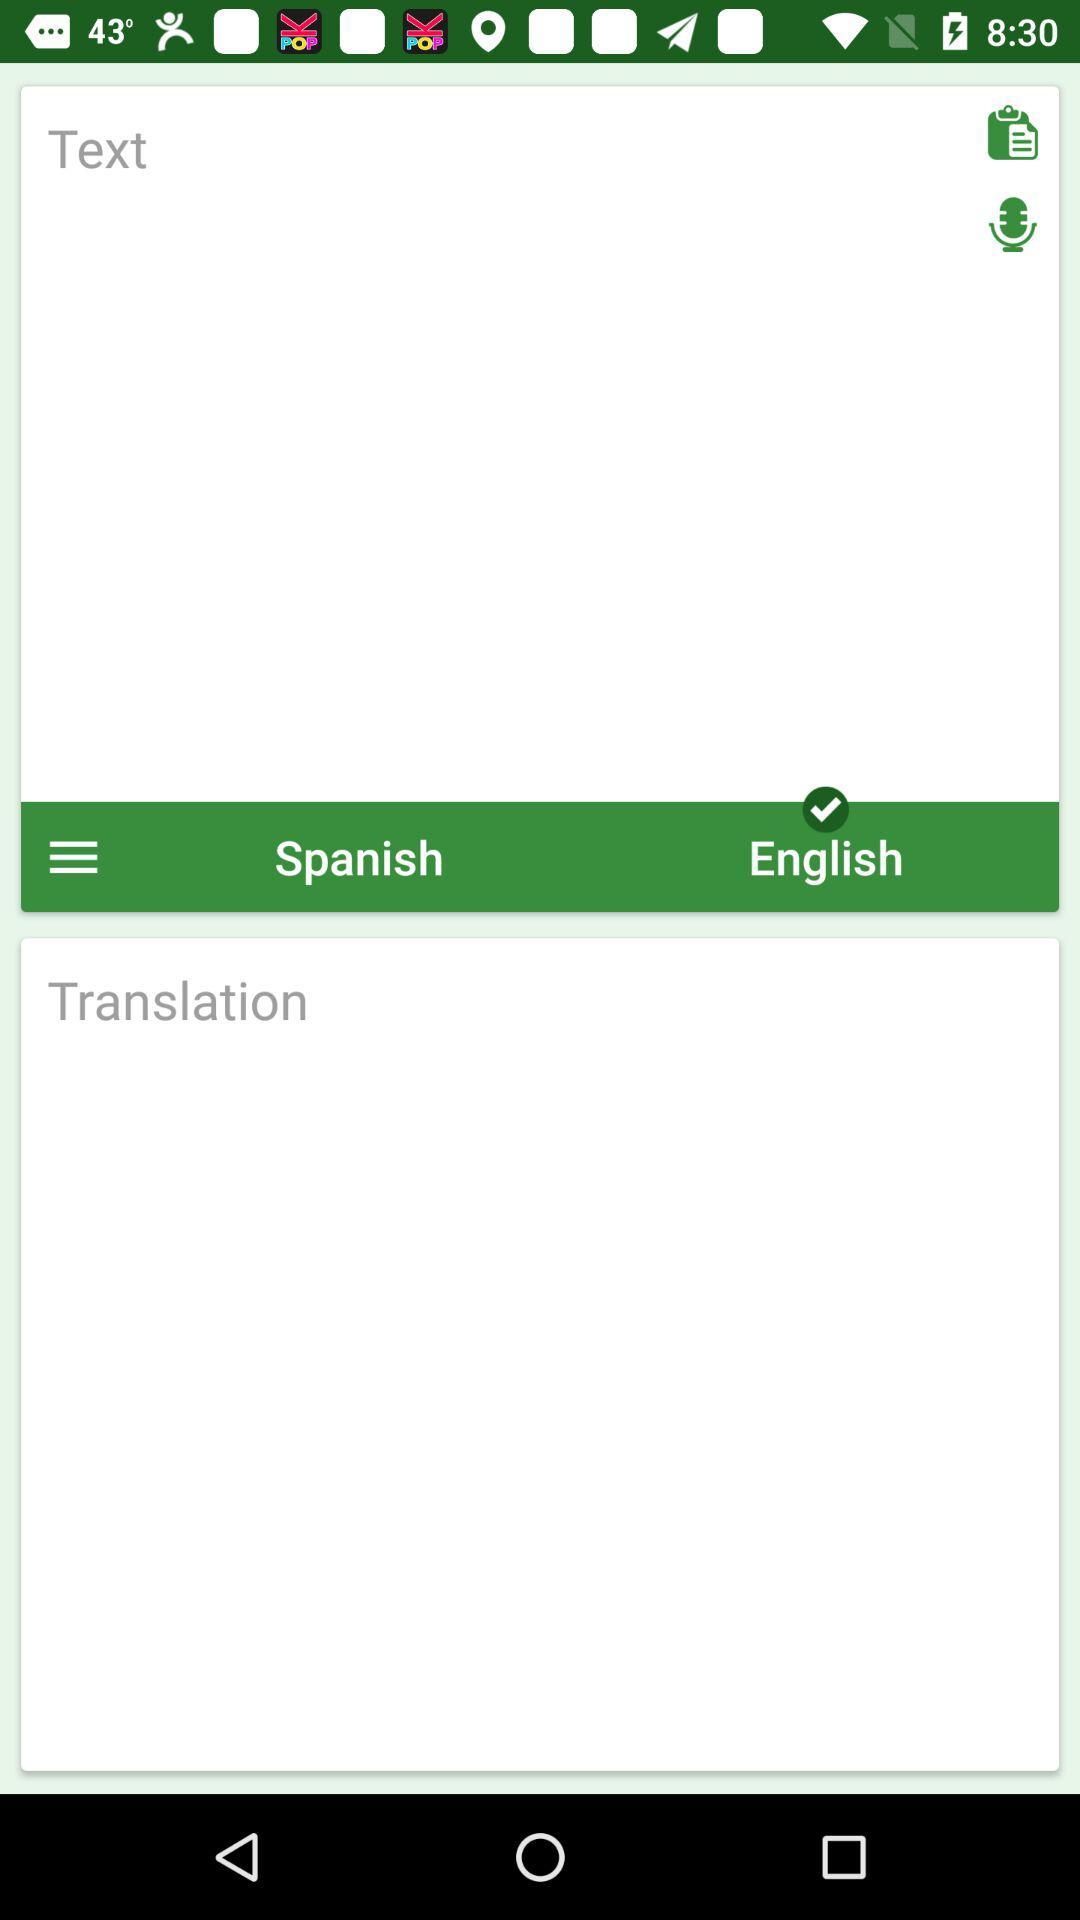  I want to click on text field, so click(540, 443).